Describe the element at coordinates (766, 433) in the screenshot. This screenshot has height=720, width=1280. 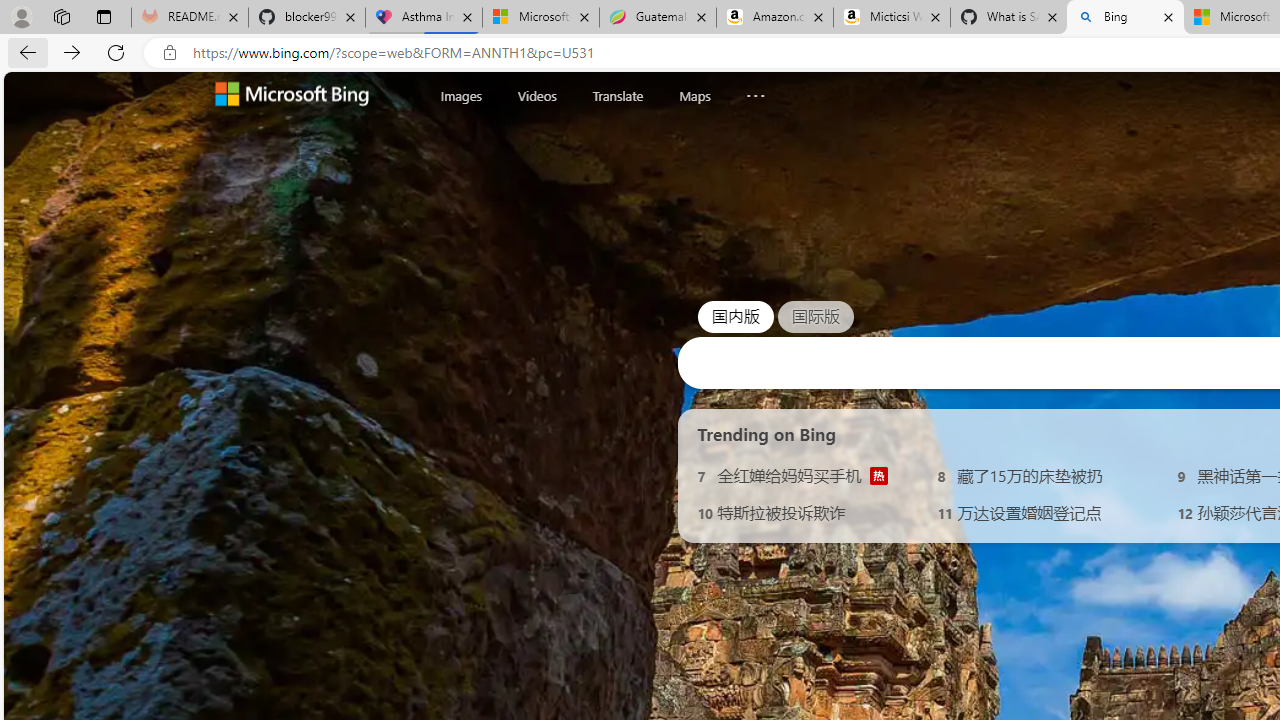
I see `'Trending on Bing'` at that location.